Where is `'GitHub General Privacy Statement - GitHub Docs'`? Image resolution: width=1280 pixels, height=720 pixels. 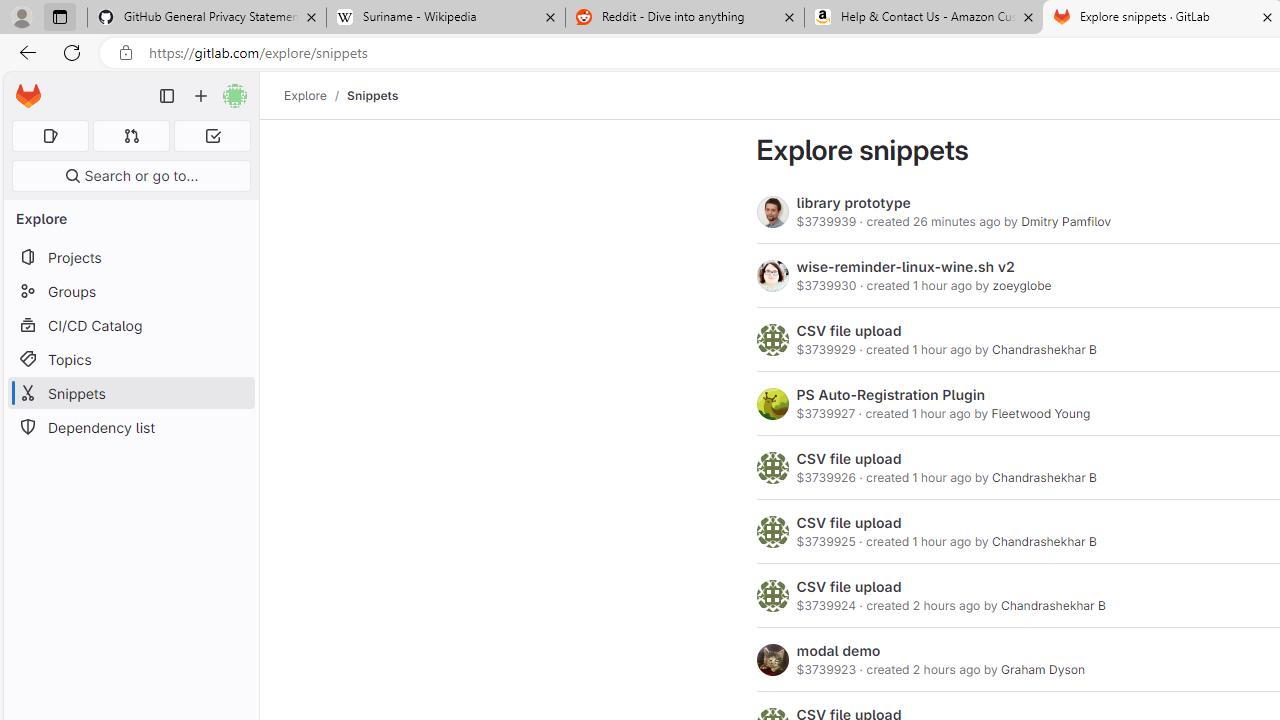
'GitHub General Privacy Statement - GitHub Docs' is located at coordinates (207, 17).